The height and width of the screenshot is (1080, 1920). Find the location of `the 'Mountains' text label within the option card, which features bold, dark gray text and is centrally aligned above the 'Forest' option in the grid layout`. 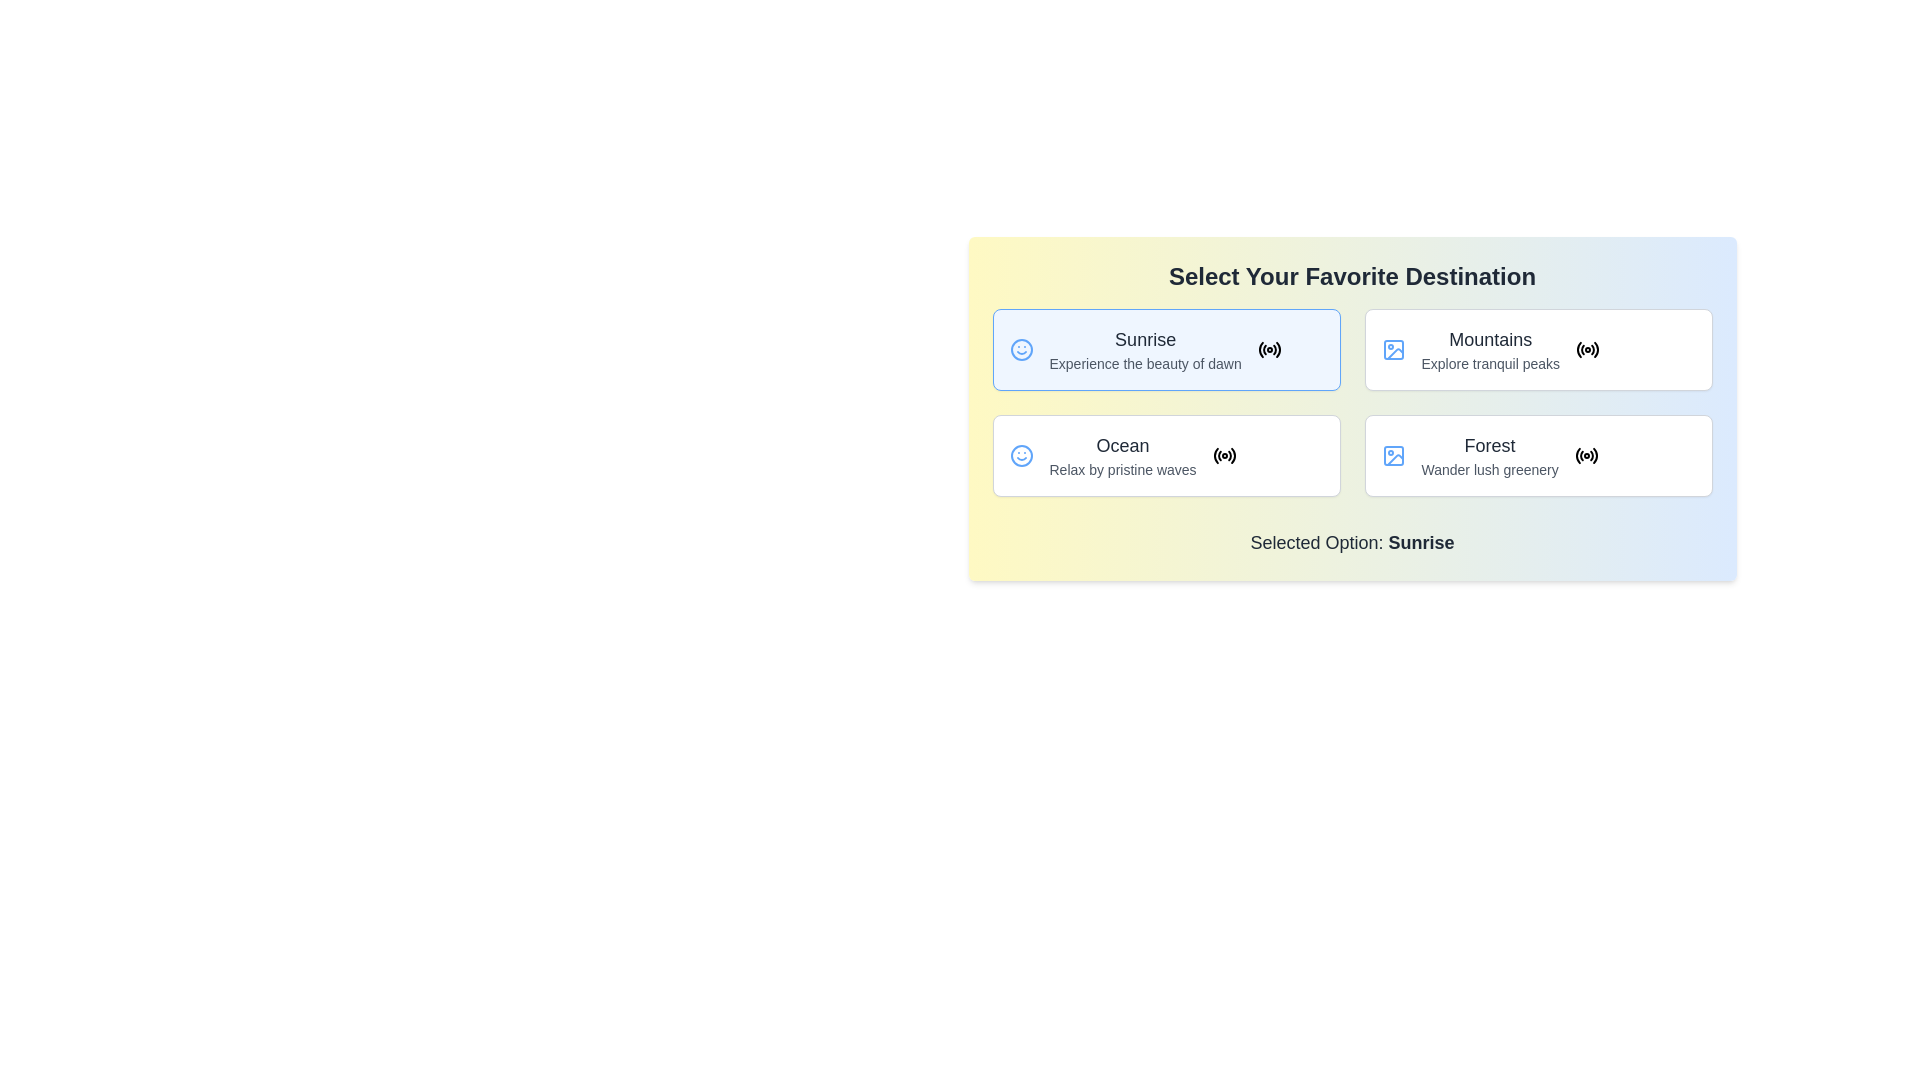

the 'Mountains' text label within the option card, which features bold, dark gray text and is centrally aligned above the 'Forest' option in the grid layout is located at coordinates (1490, 349).